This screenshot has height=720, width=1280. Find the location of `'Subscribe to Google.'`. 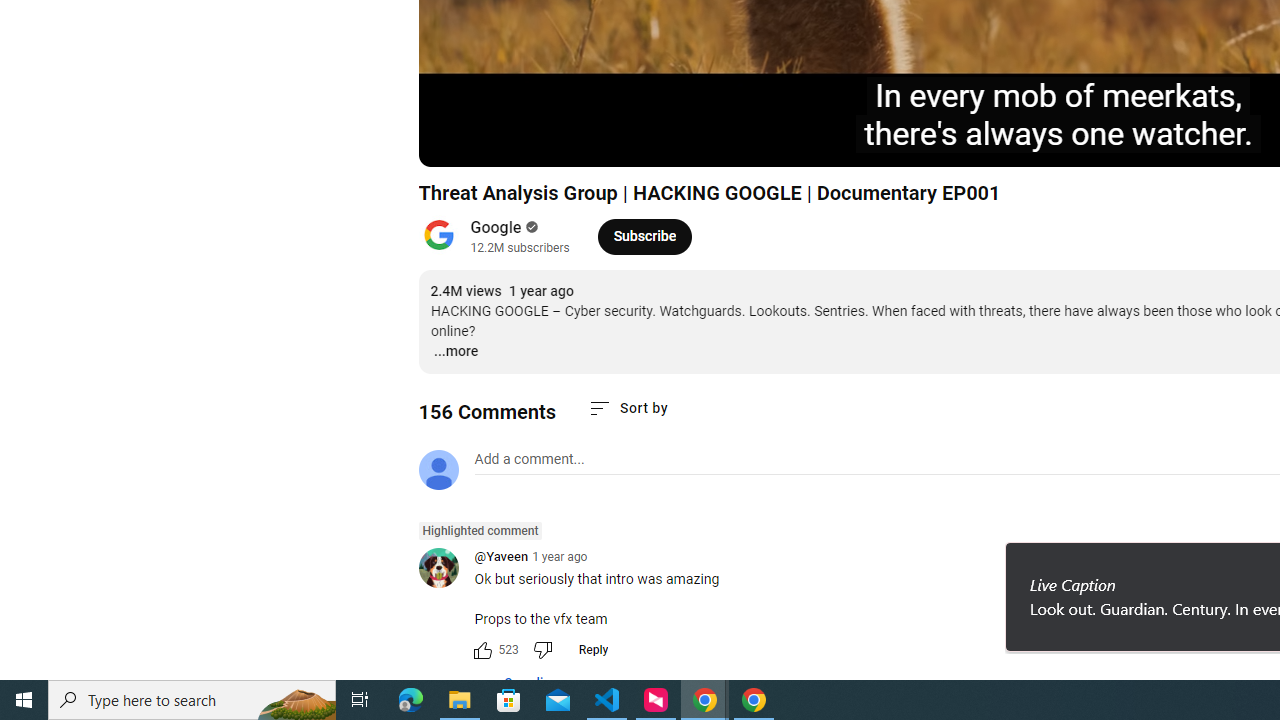

'Subscribe to Google.' is located at coordinates (644, 235).